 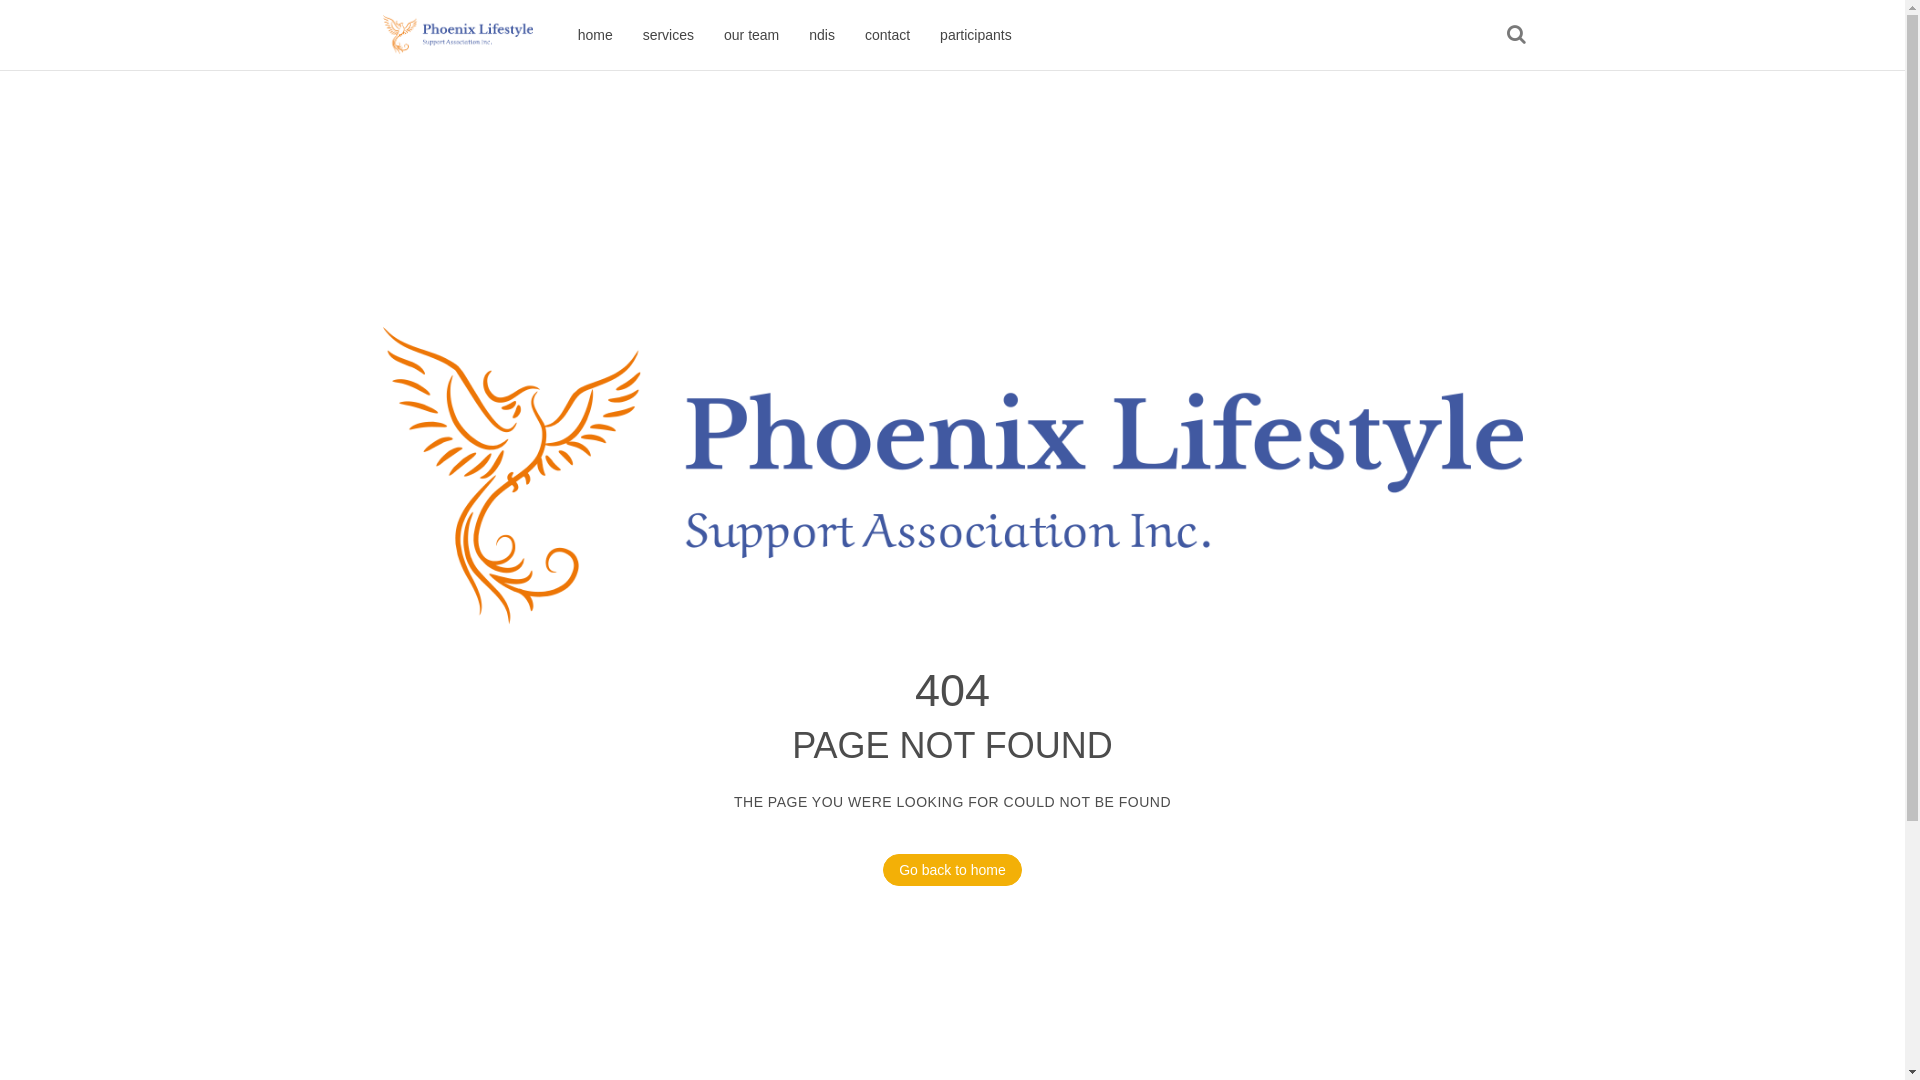 What do you see at coordinates (886, 34) in the screenshot?
I see `'contact'` at bounding box center [886, 34].